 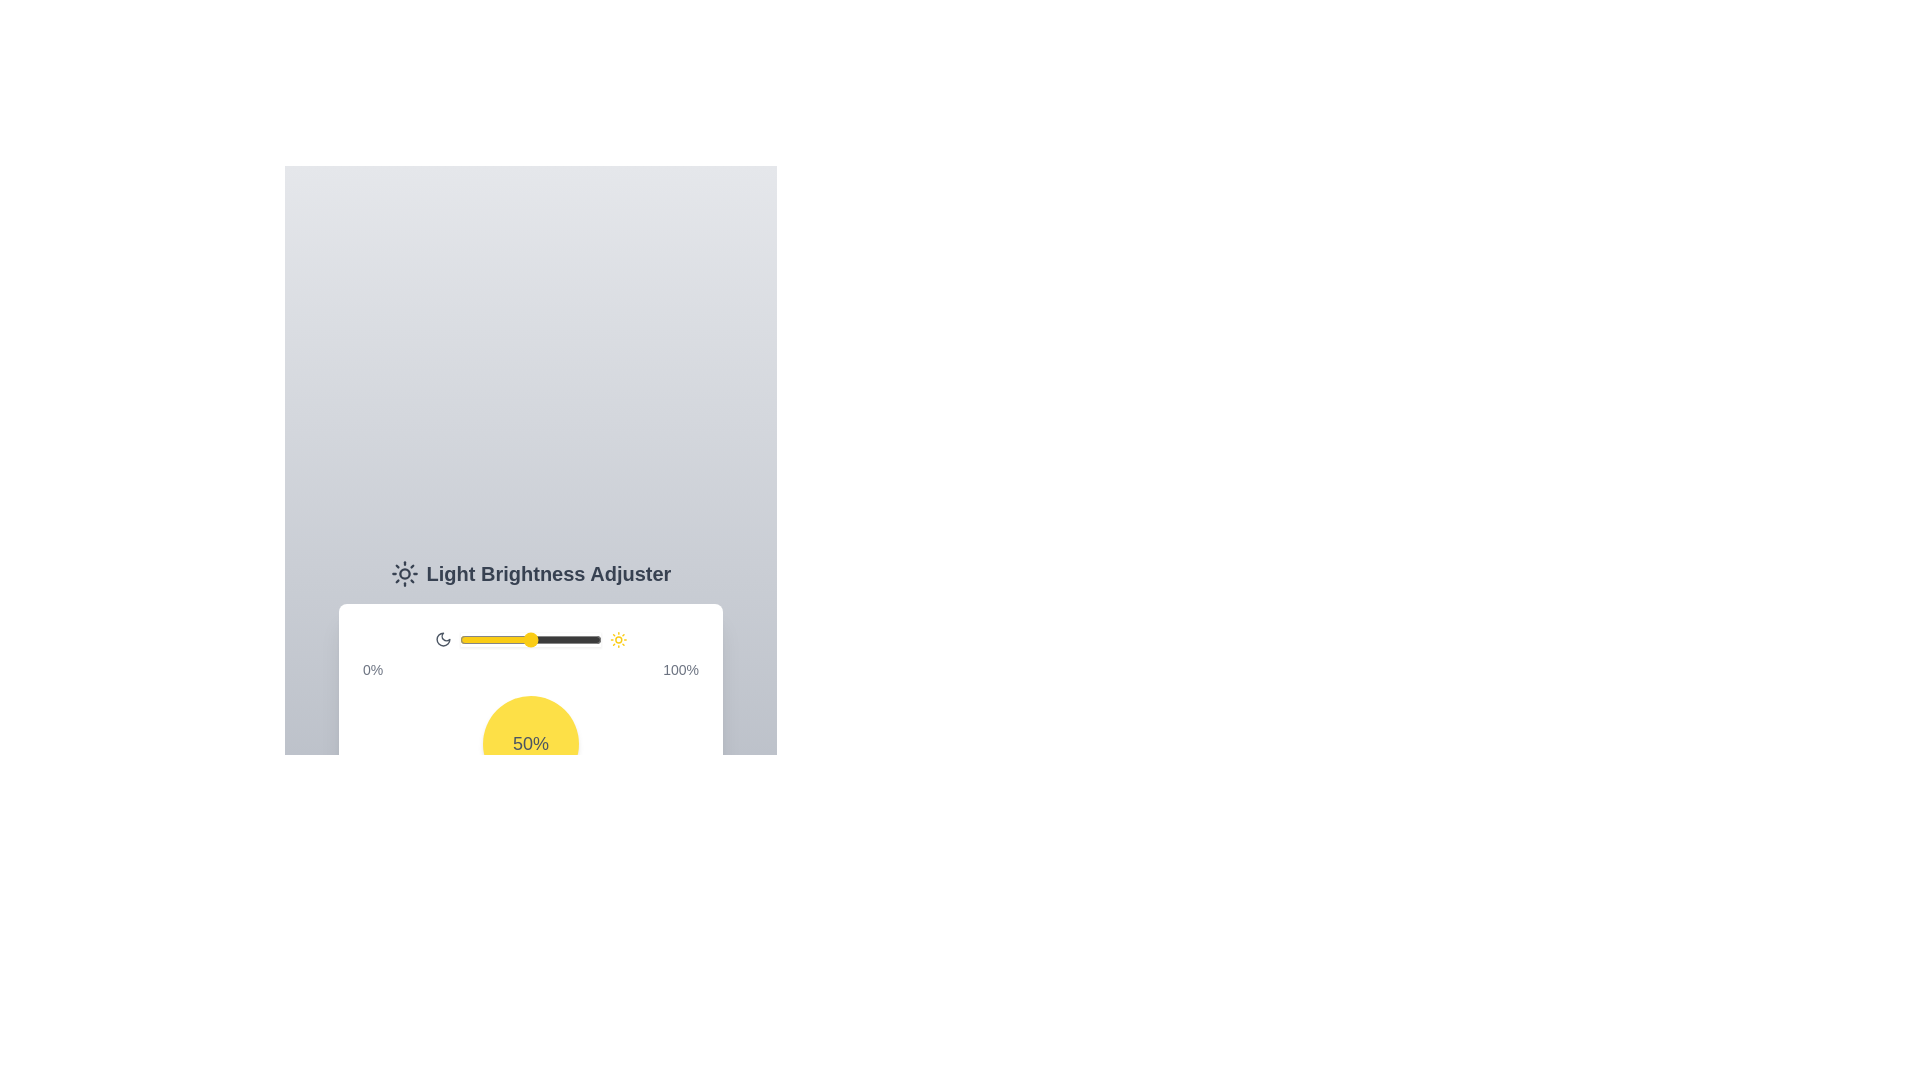 I want to click on the brightness to 50%, so click(x=531, y=640).